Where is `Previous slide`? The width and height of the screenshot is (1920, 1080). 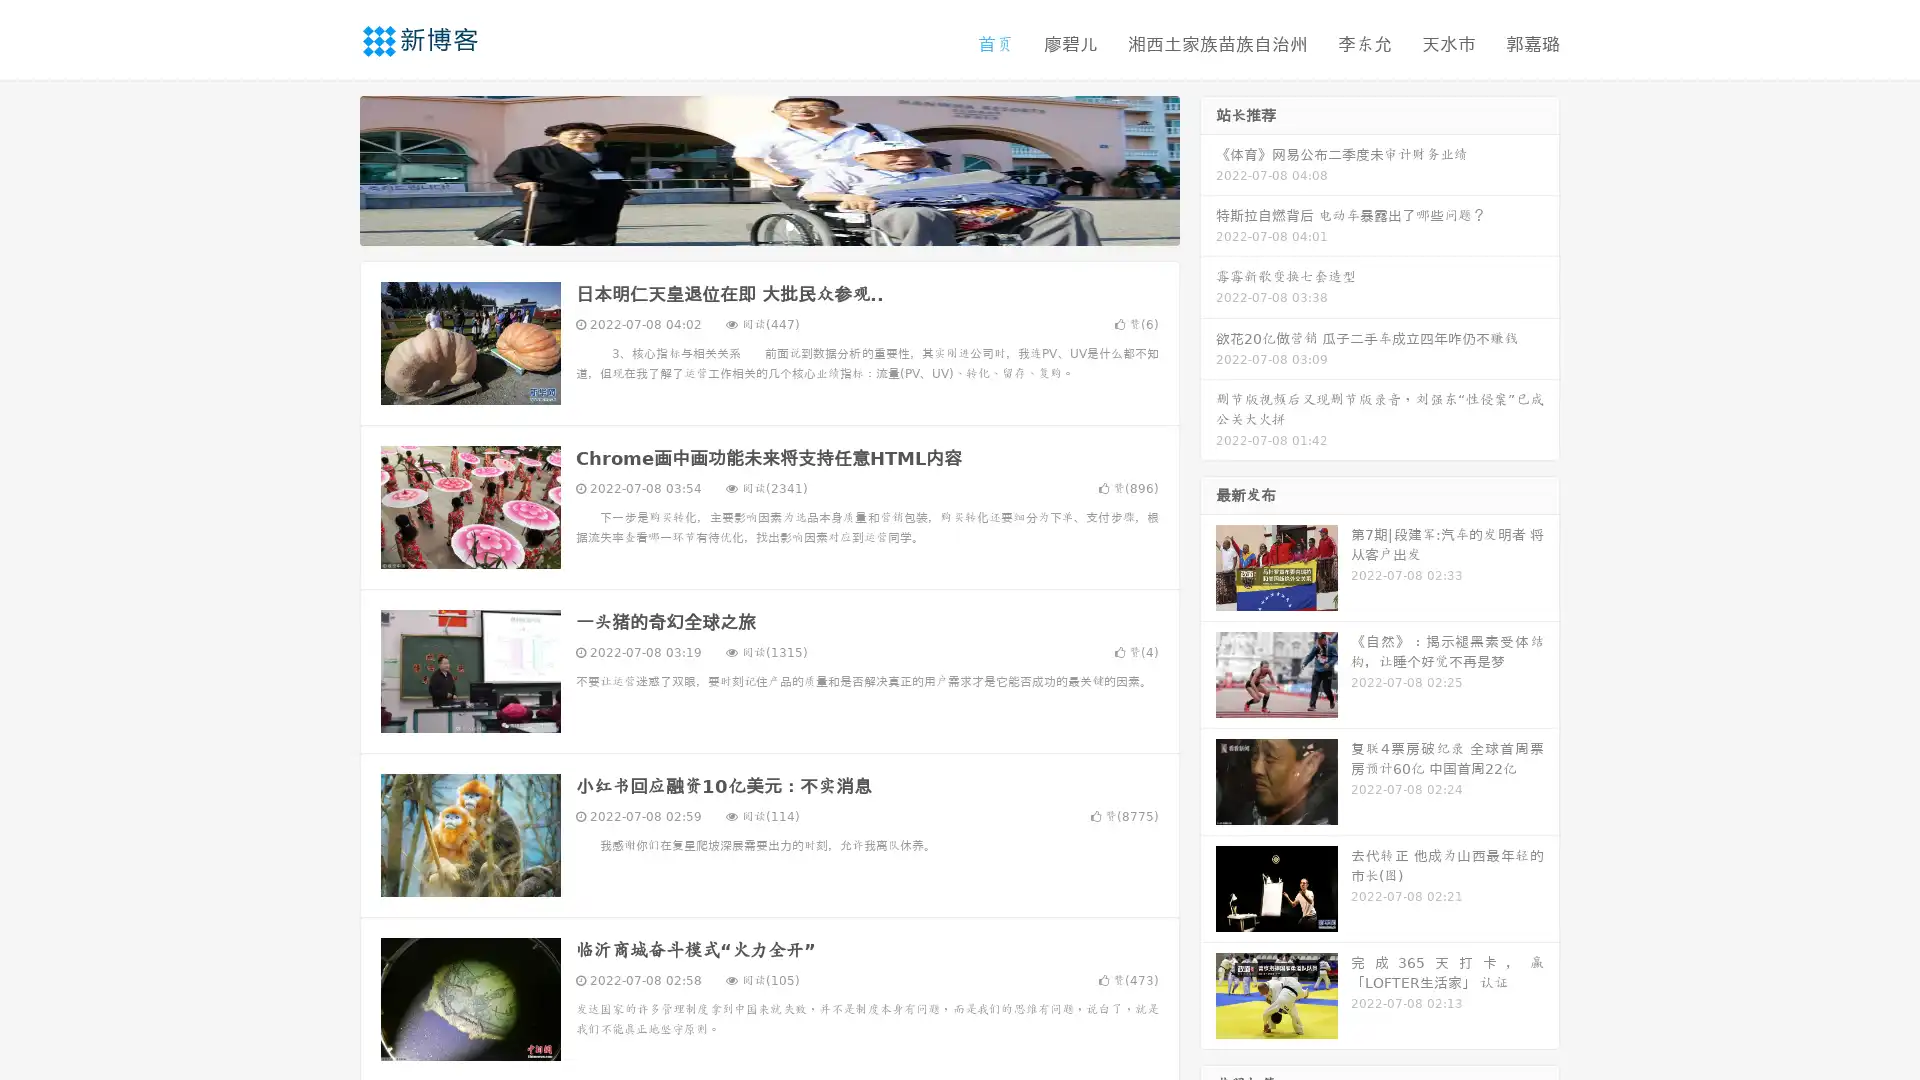 Previous slide is located at coordinates (330, 168).